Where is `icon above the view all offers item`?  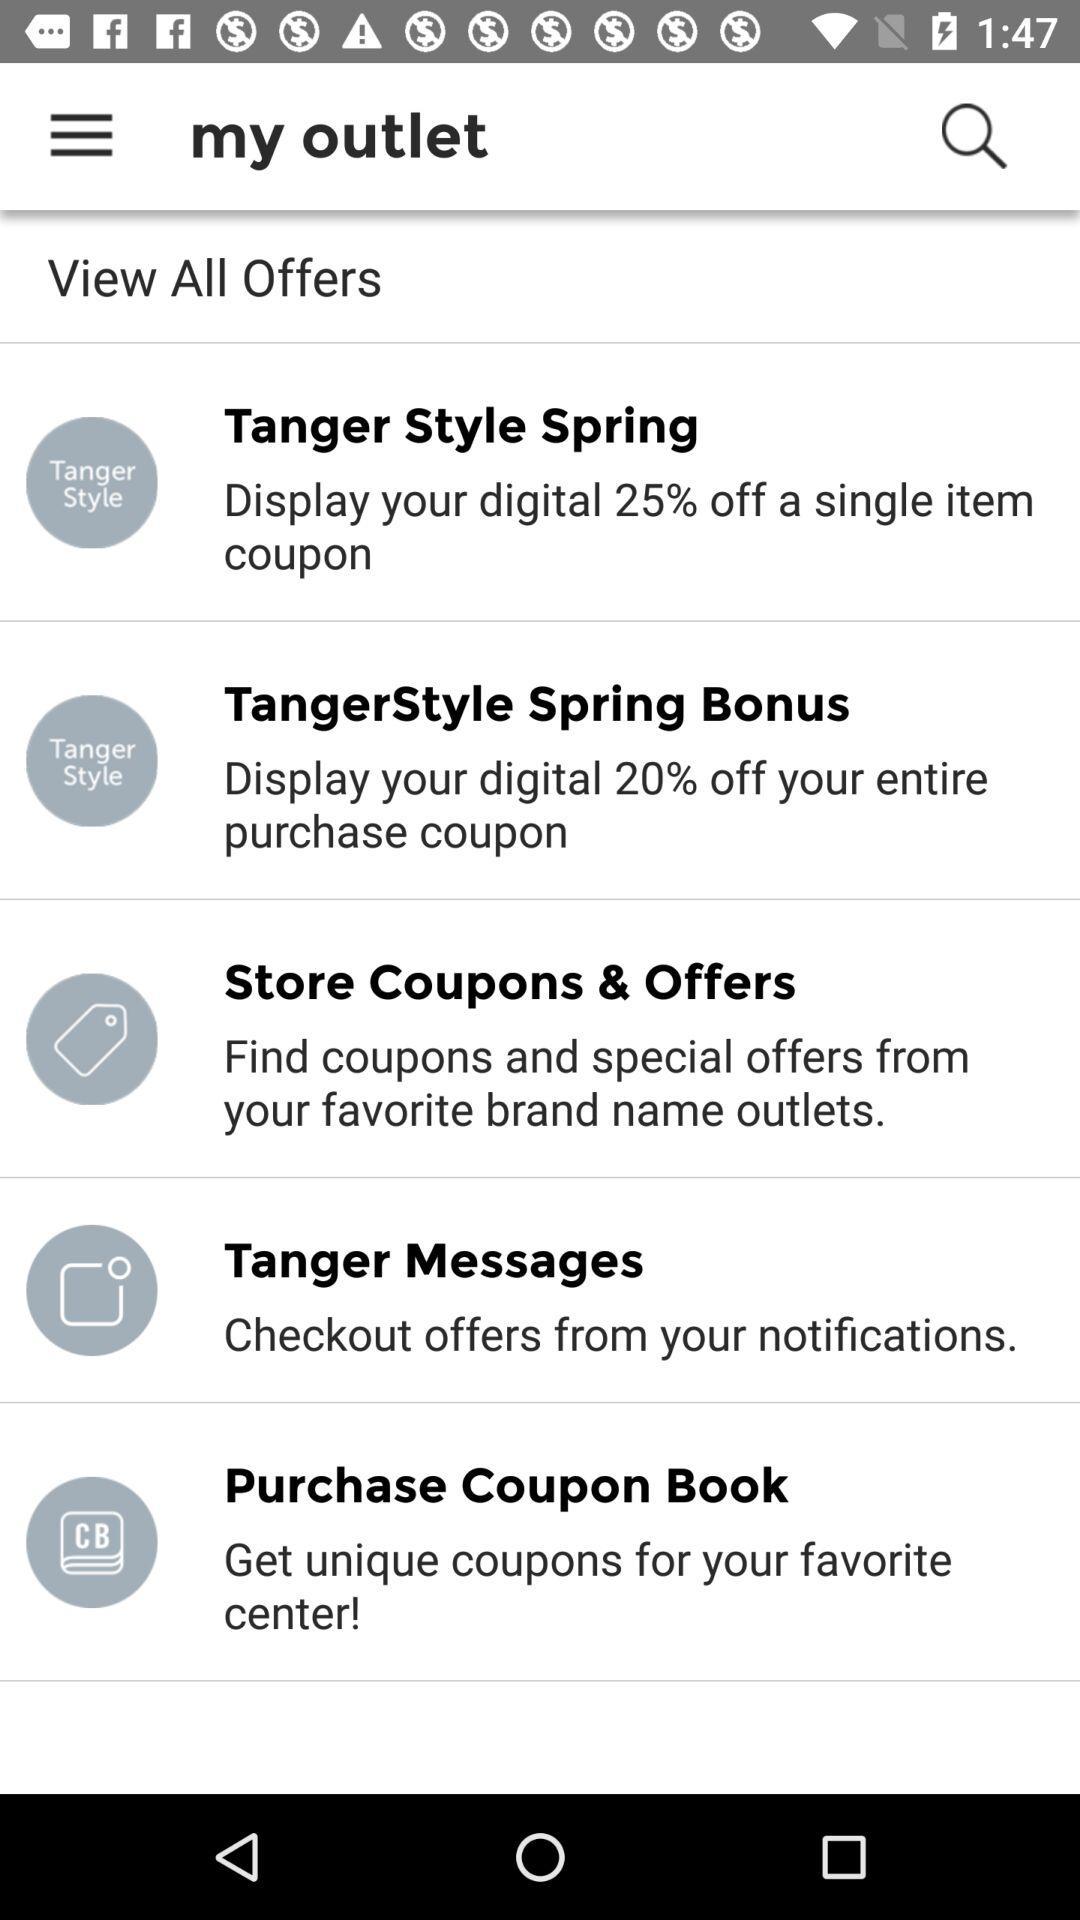 icon above the view all offers item is located at coordinates (80, 135).